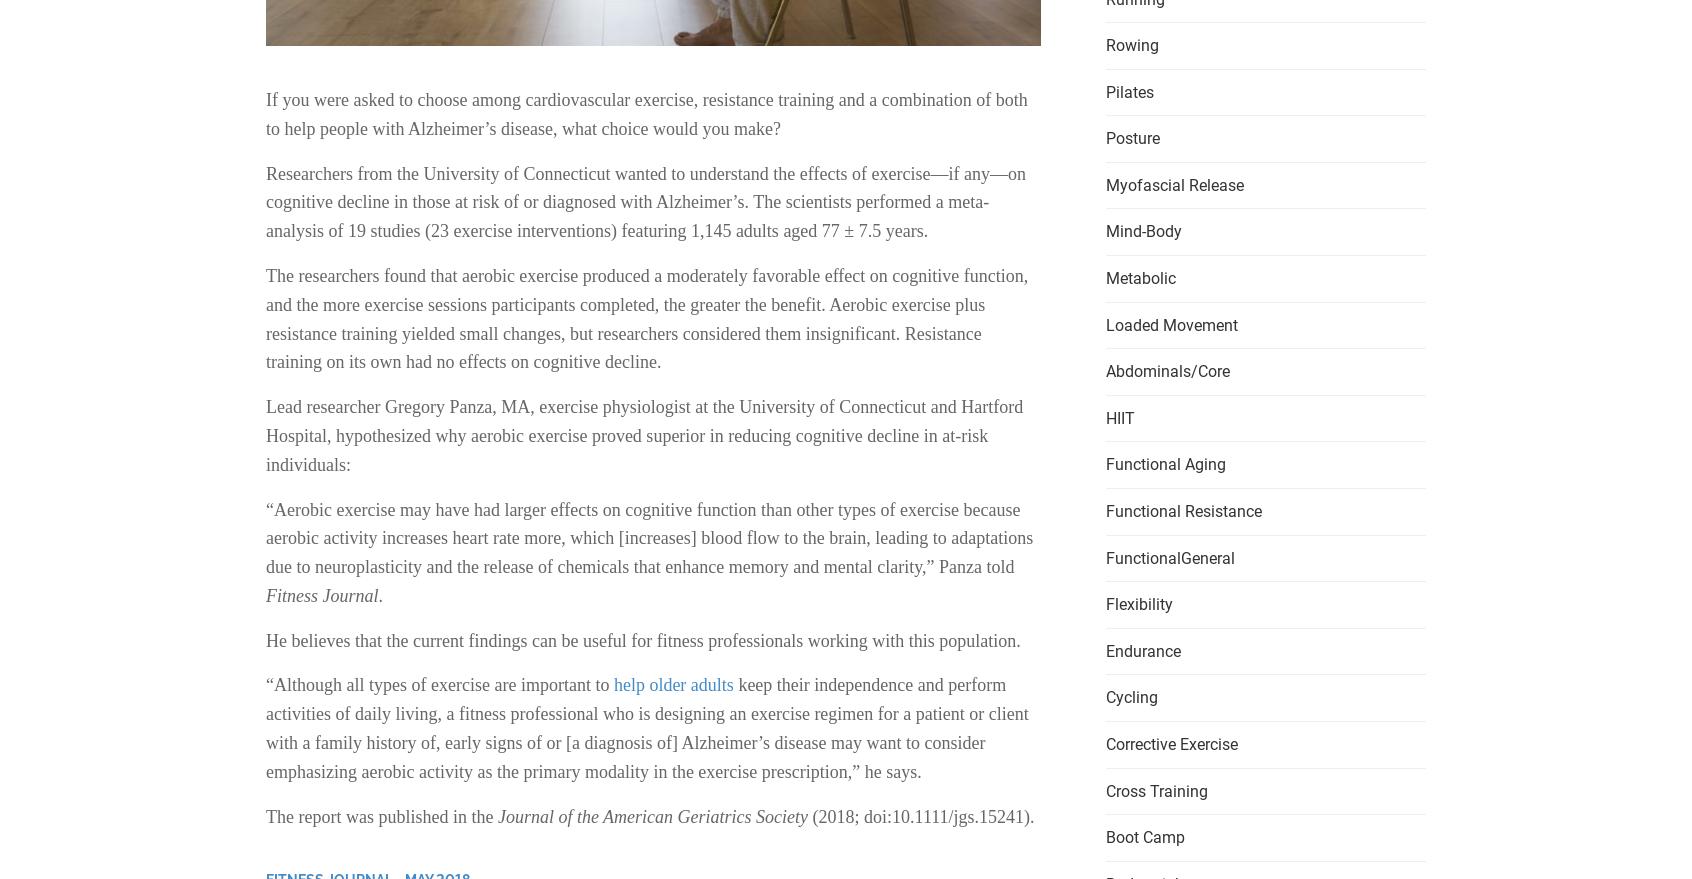  What do you see at coordinates (647, 318) in the screenshot?
I see `'The researchers found that aerobic exercise produced a moderately favorable effect on cognitive function, and the more exercise sessions participants completed, the greater the benefit. Aerobic exercise plus resistance training yielded small changes, but researchers considered them insignificant. Resistance training on its own had no effects on cognitive decline.'` at bounding box center [647, 318].